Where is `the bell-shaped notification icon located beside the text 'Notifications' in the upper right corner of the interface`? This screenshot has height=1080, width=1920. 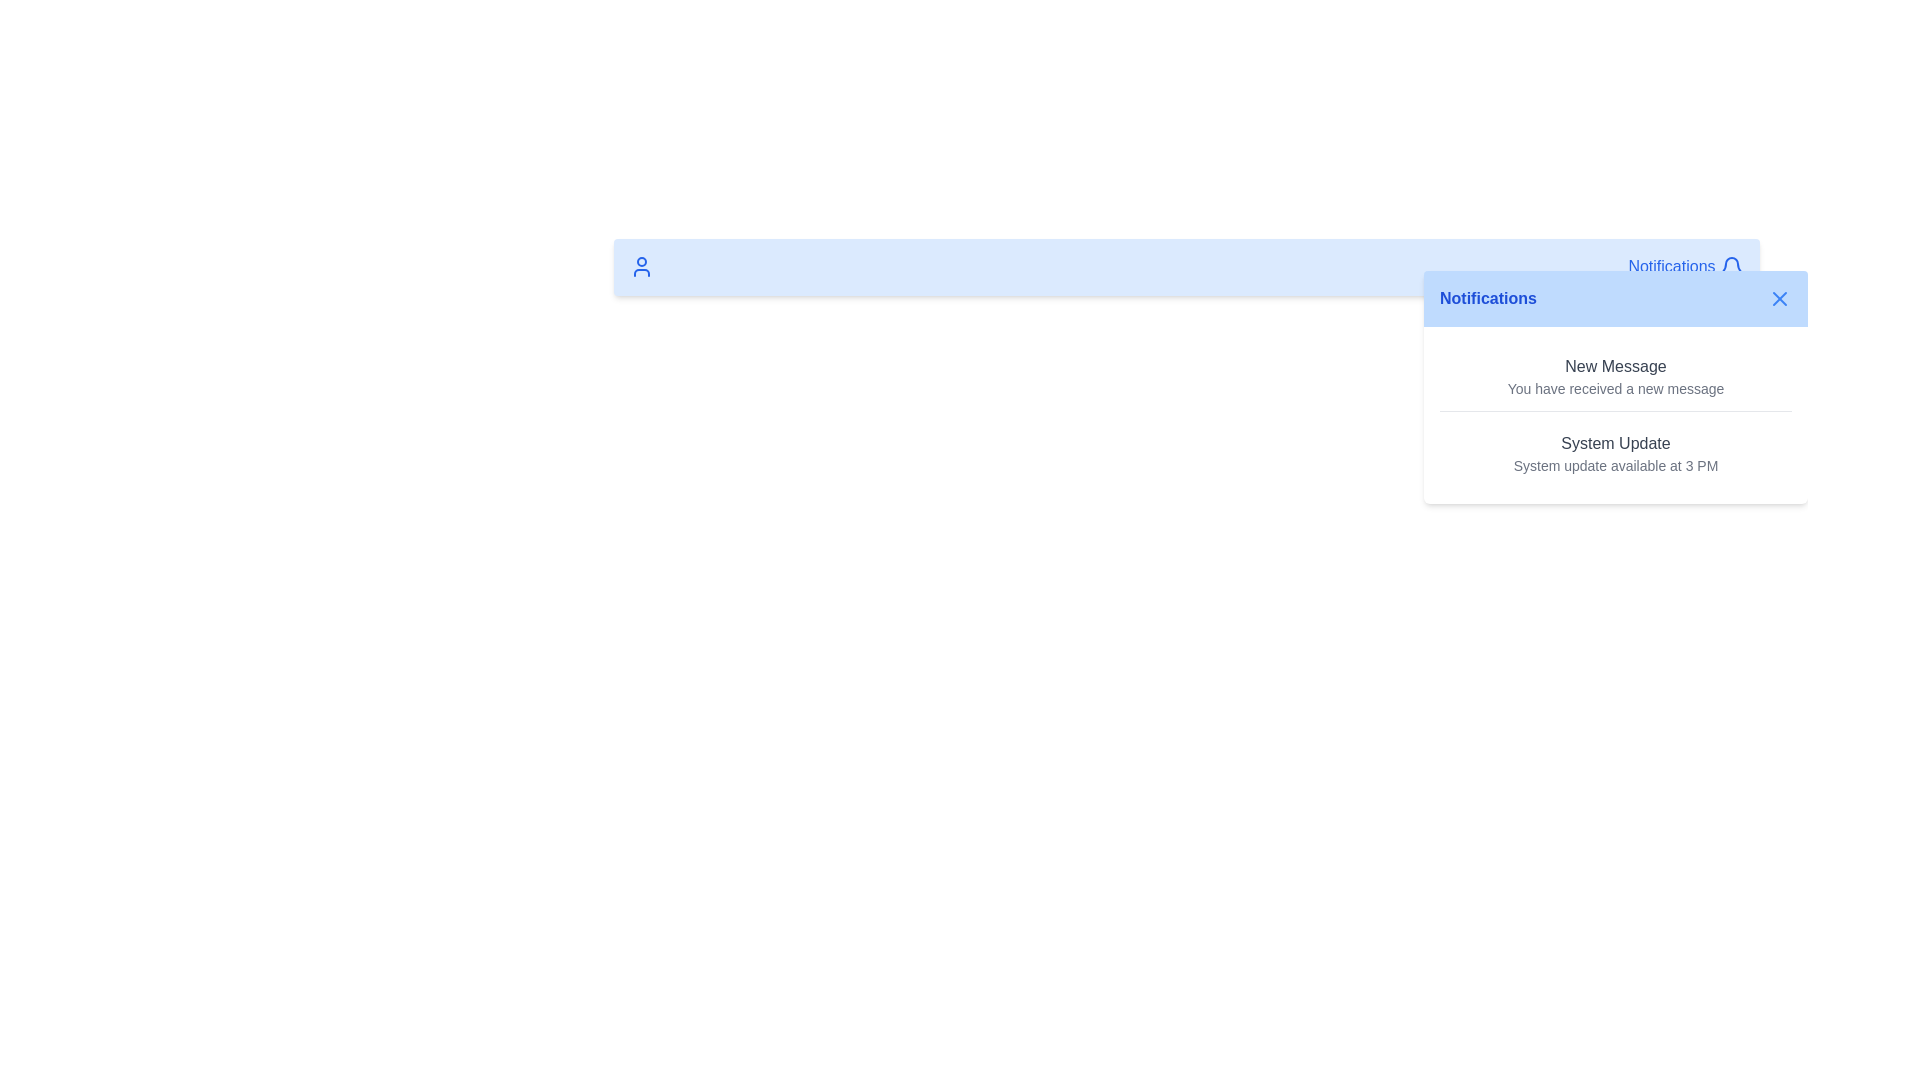
the bell-shaped notification icon located beside the text 'Notifications' in the upper right corner of the interface is located at coordinates (1731, 265).